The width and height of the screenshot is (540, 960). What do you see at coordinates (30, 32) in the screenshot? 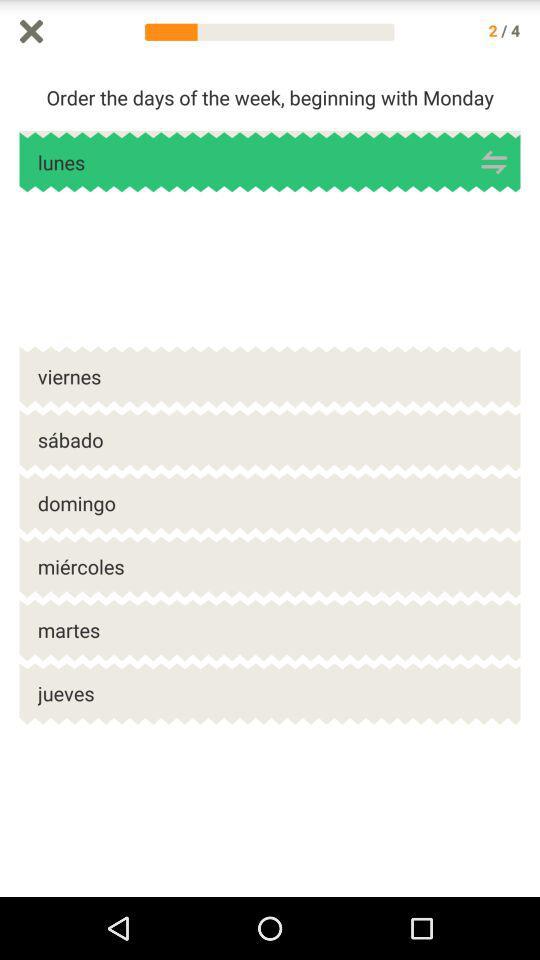
I see `the close icon` at bounding box center [30, 32].